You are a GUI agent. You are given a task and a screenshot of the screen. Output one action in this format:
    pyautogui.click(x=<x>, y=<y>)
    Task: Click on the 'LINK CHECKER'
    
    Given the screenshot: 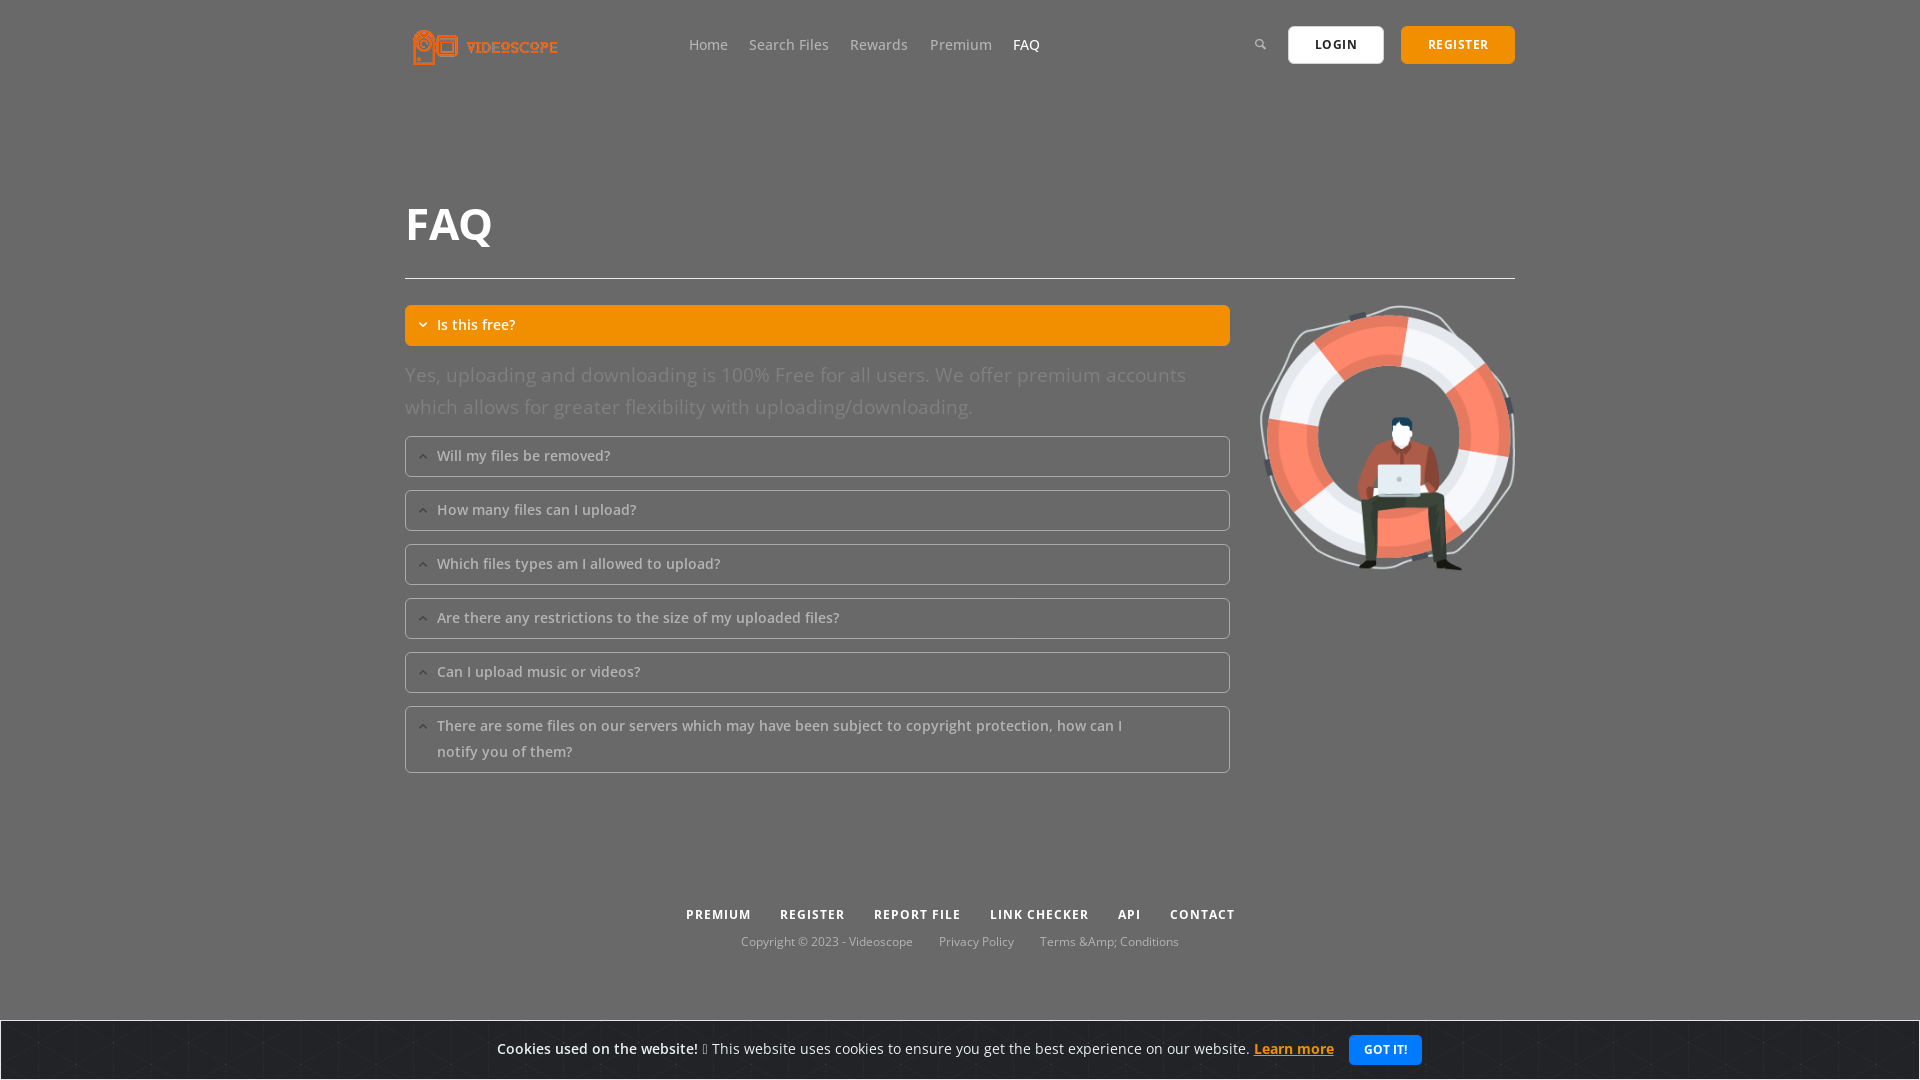 What is the action you would take?
    pyautogui.click(x=1038, y=914)
    